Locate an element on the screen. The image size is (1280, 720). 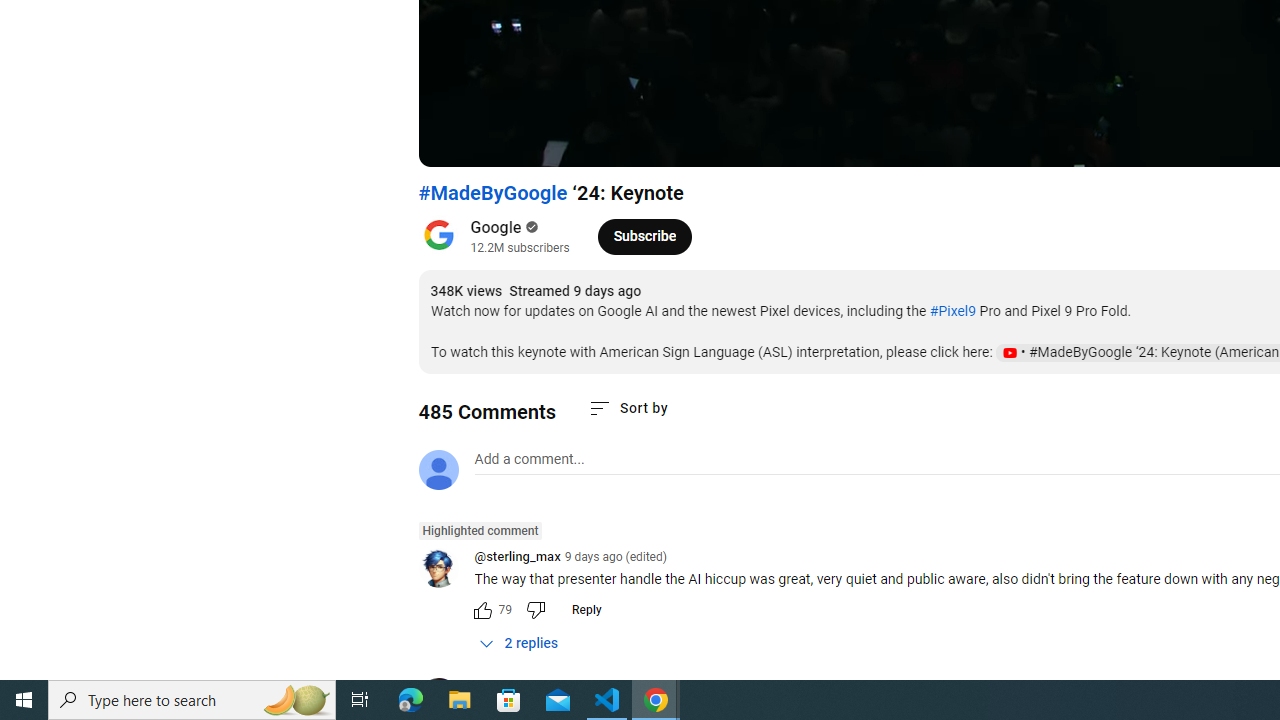
'Highlighted comment' is located at coordinates (480, 530).